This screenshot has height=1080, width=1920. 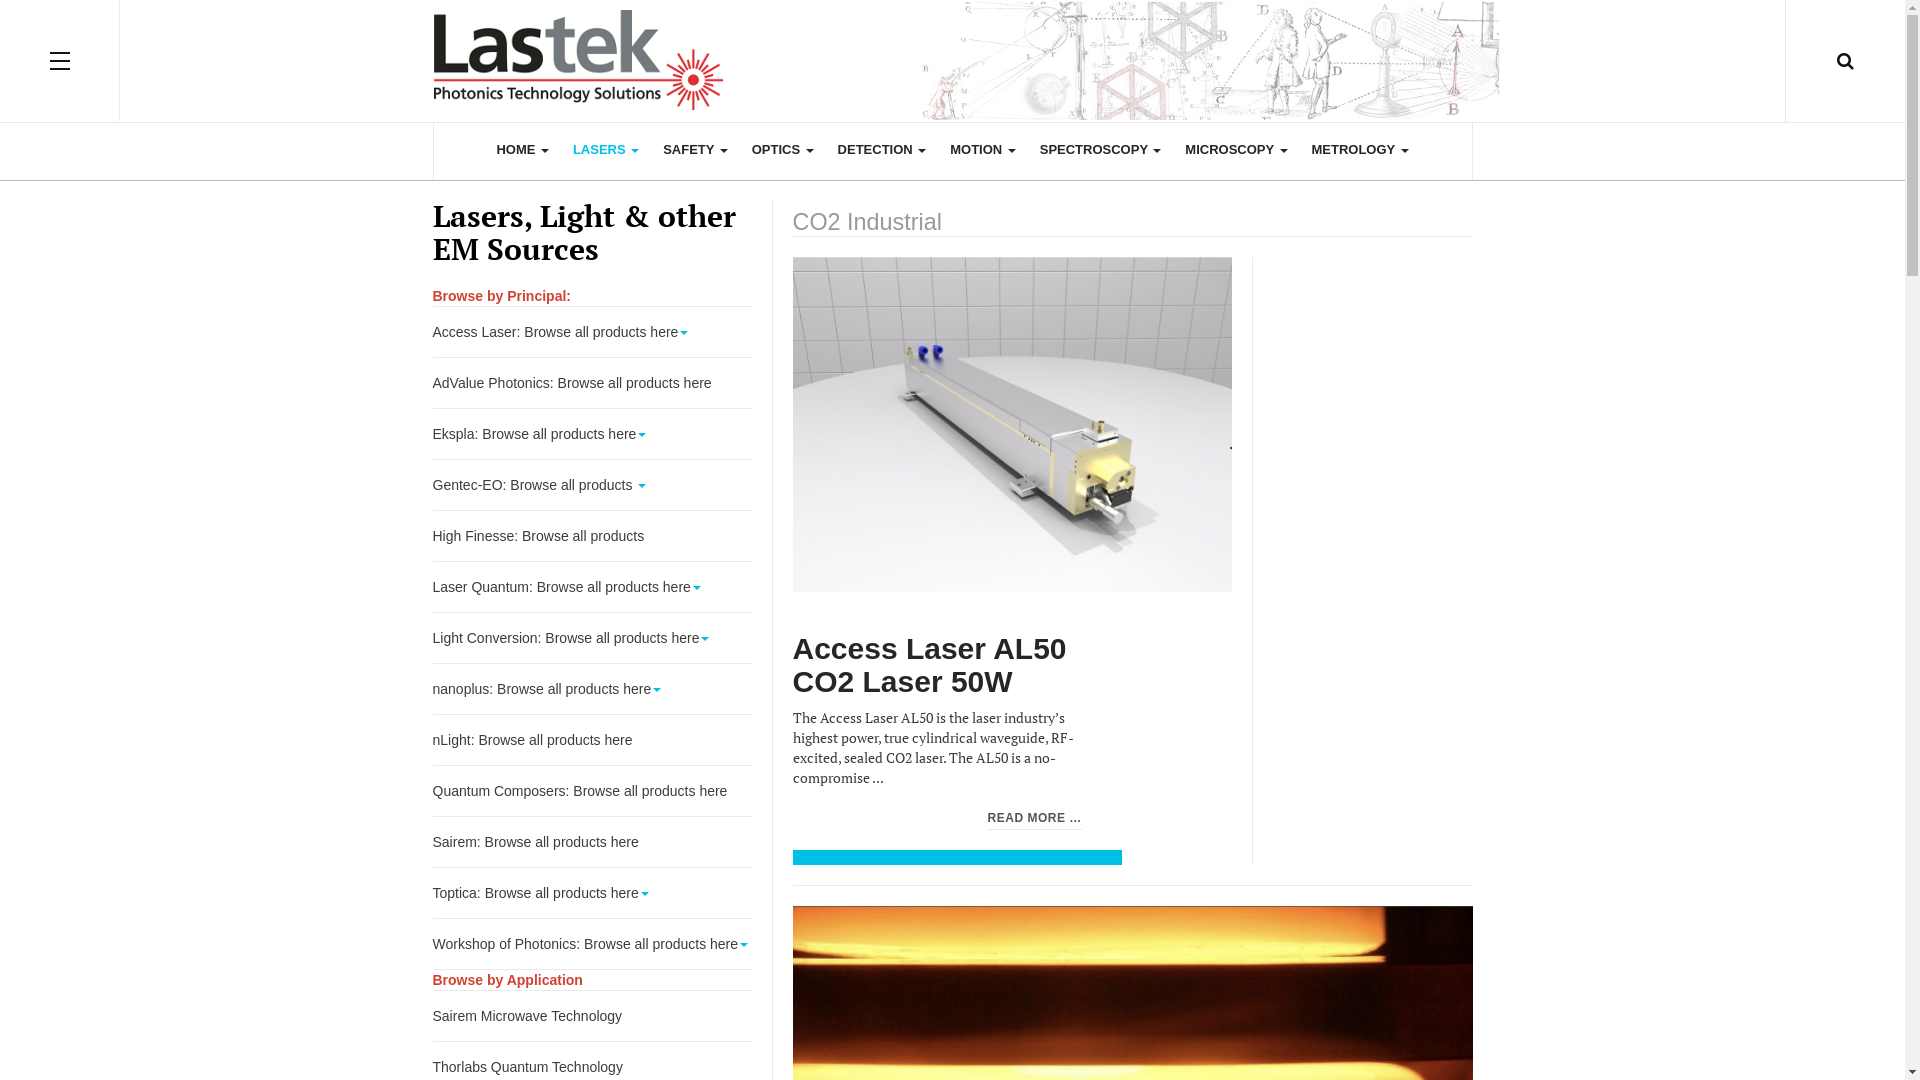 I want to click on 'nLight: Browse all products here', so click(x=590, y=740).